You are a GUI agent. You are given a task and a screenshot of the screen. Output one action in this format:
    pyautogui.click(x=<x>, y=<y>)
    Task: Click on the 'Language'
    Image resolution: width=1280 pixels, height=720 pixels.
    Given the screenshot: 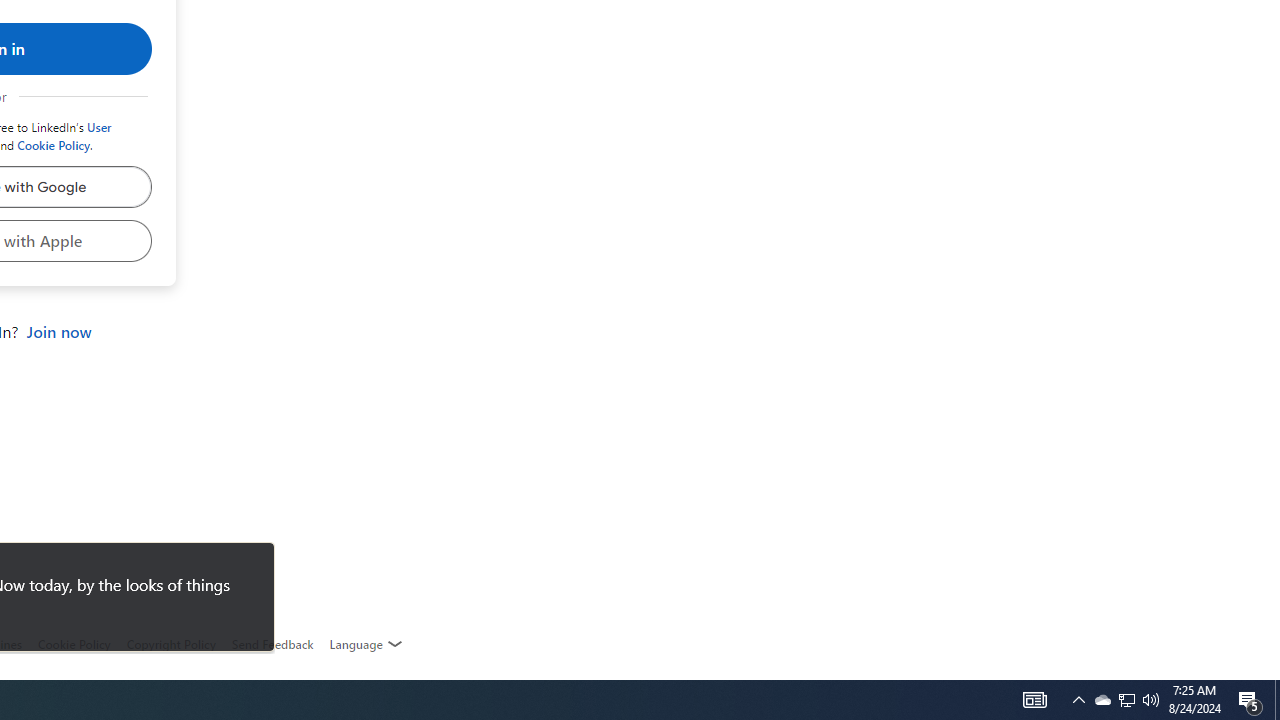 What is the action you would take?
    pyautogui.click(x=366, y=644)
    